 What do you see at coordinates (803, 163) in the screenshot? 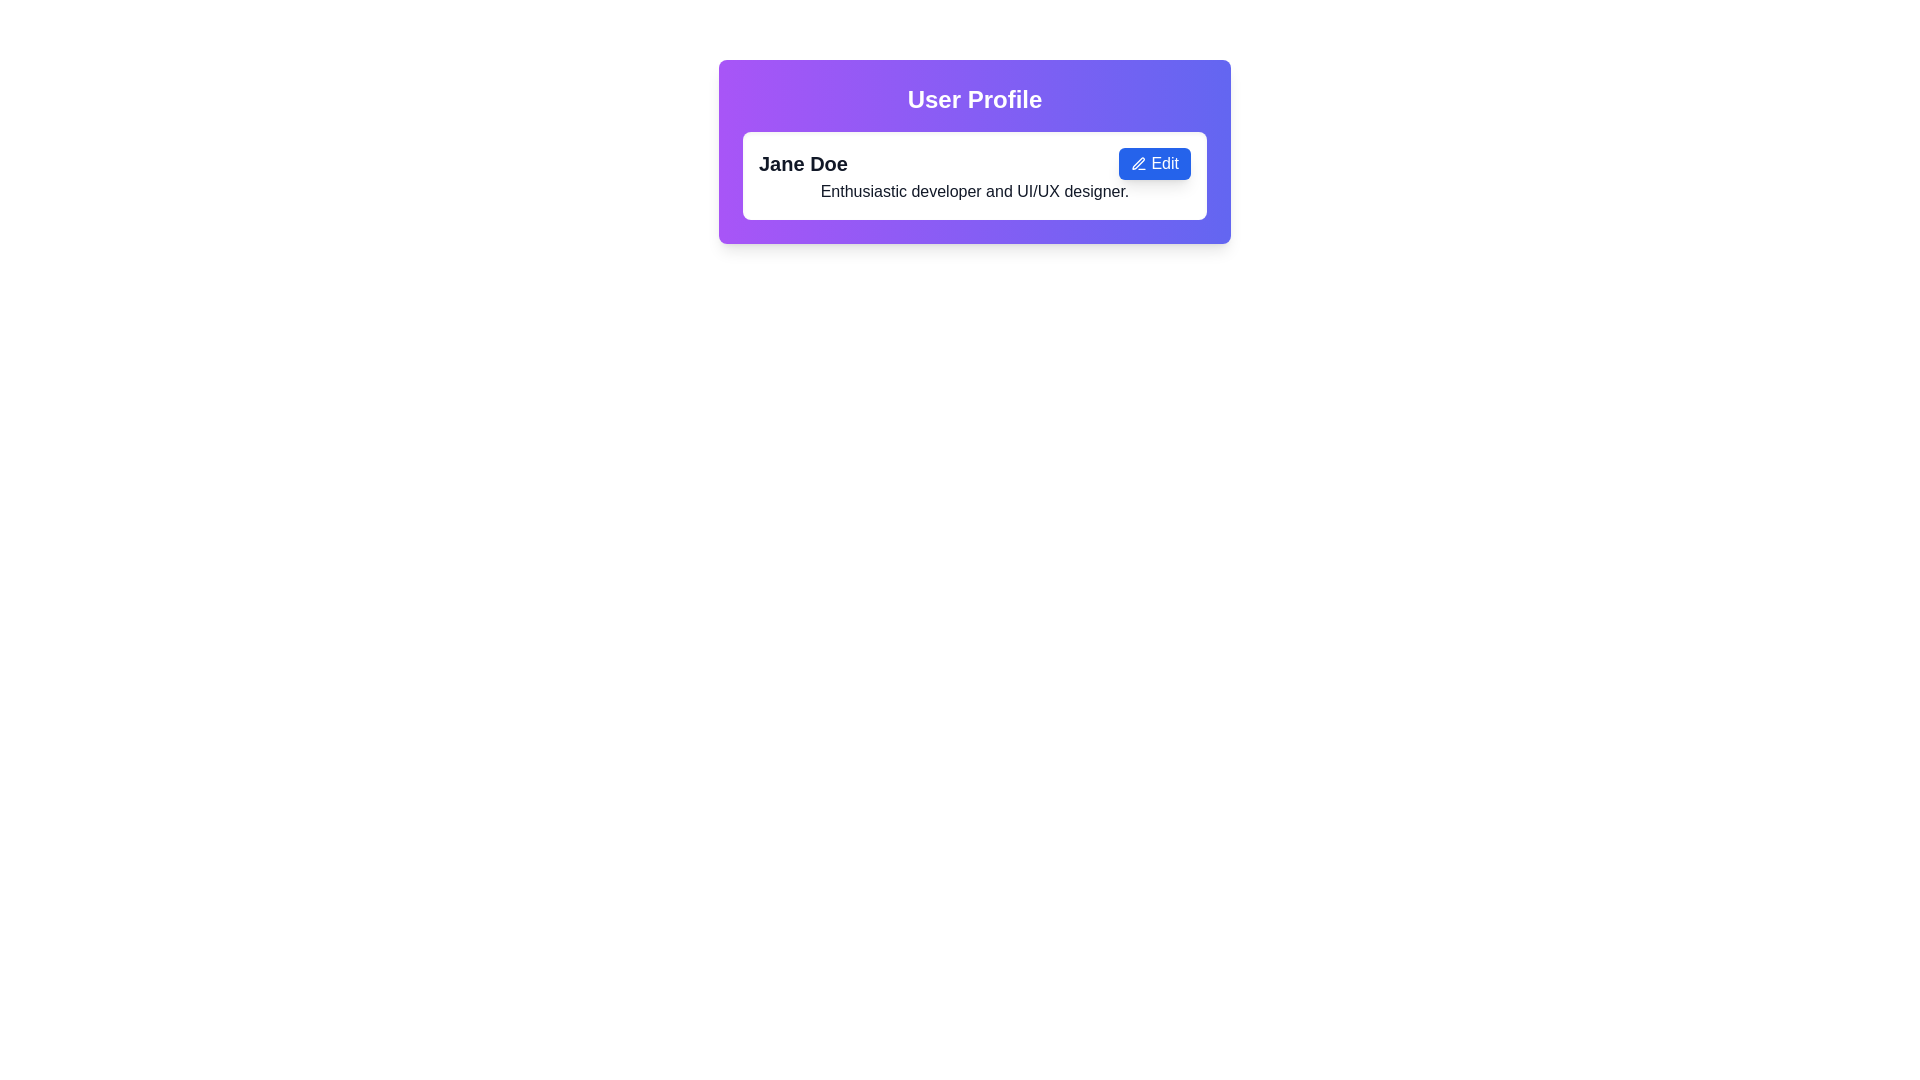
I see `the Text label displaying 'Jane Doe' in bold and large font, which is positioned at the top-left section of the user profile card` at bounding box center [803, 163].